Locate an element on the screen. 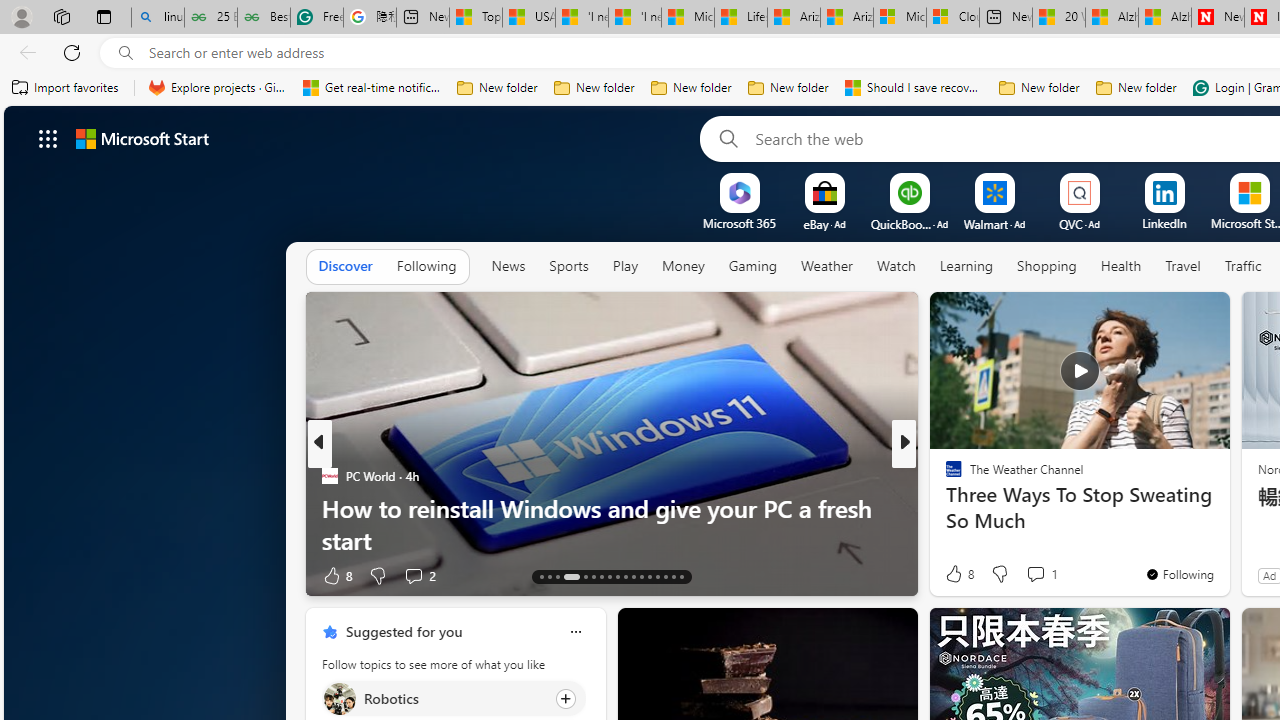 The image size is (1280, 720). 'AutomationID: tab-26' is located at coordinates (657, 577).